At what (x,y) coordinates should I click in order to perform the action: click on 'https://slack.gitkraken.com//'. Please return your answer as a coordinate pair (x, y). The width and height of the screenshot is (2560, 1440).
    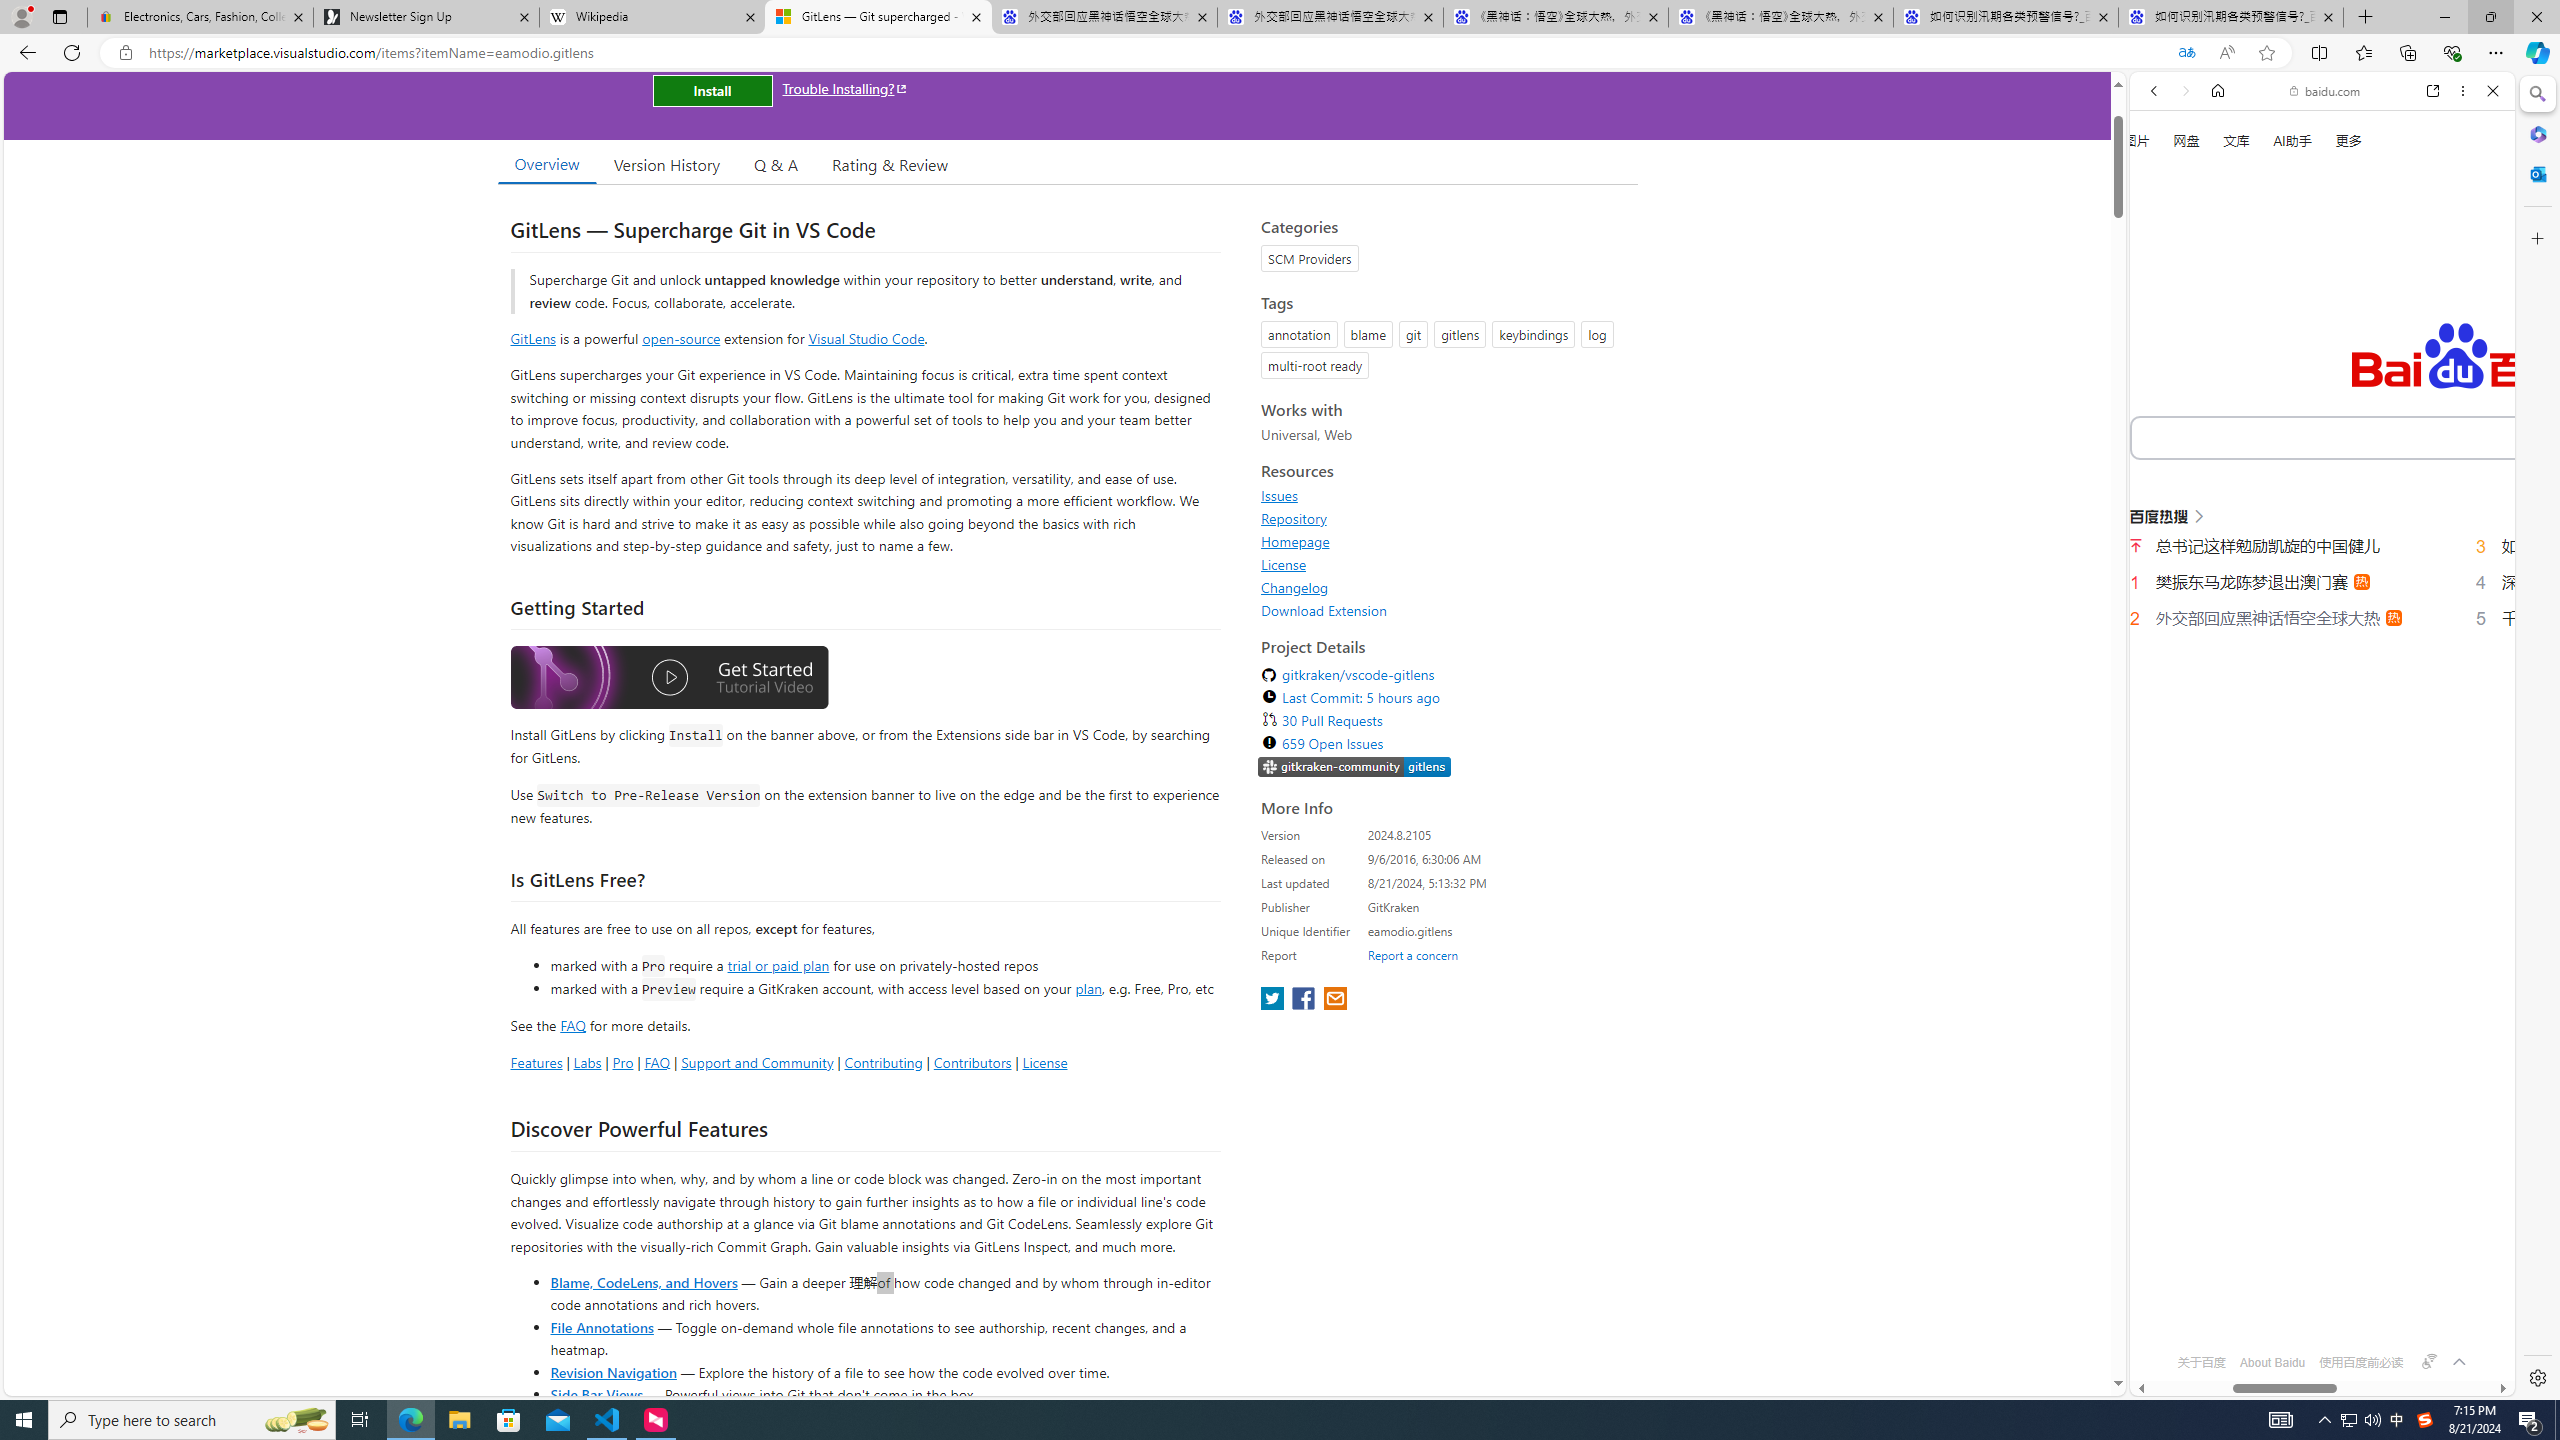
    Looking at the image, I should click on (1353, 766).